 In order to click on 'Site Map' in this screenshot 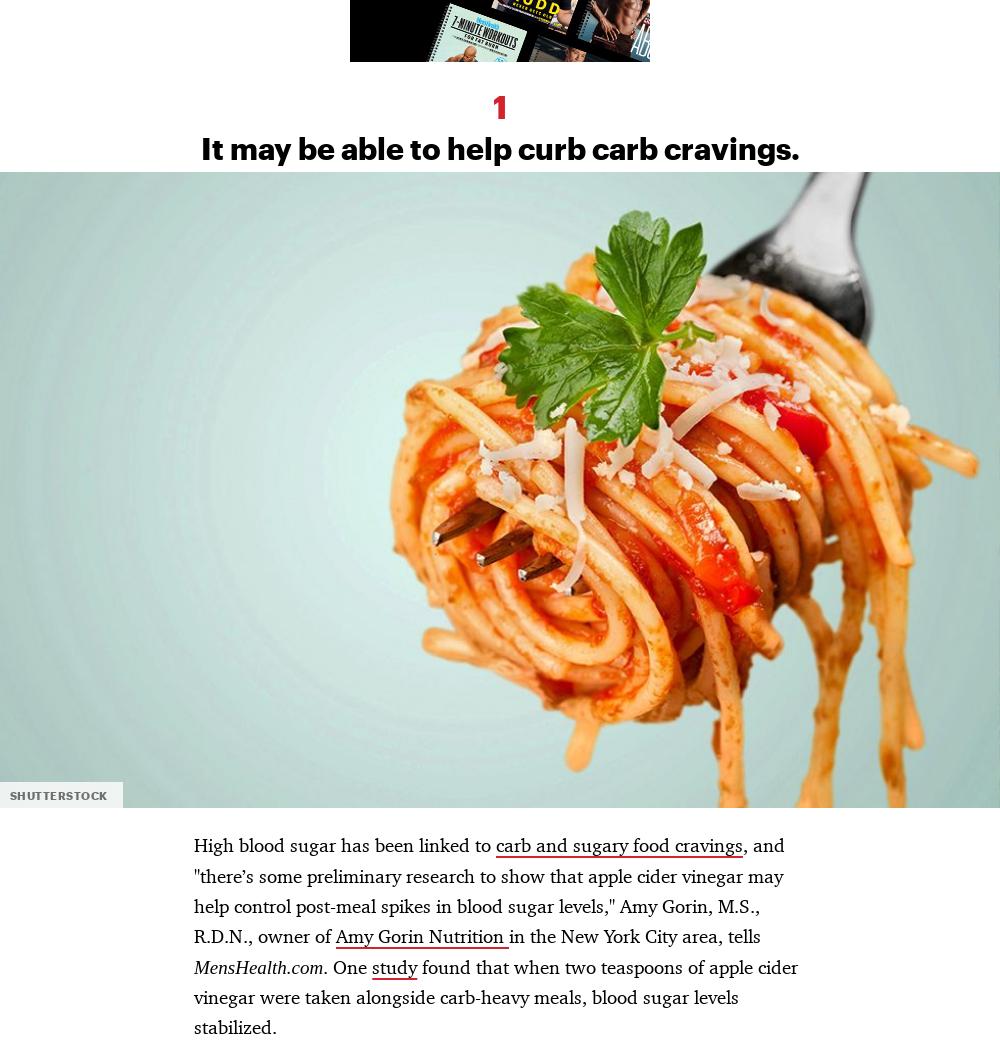, I will do `click(480, 530)`.